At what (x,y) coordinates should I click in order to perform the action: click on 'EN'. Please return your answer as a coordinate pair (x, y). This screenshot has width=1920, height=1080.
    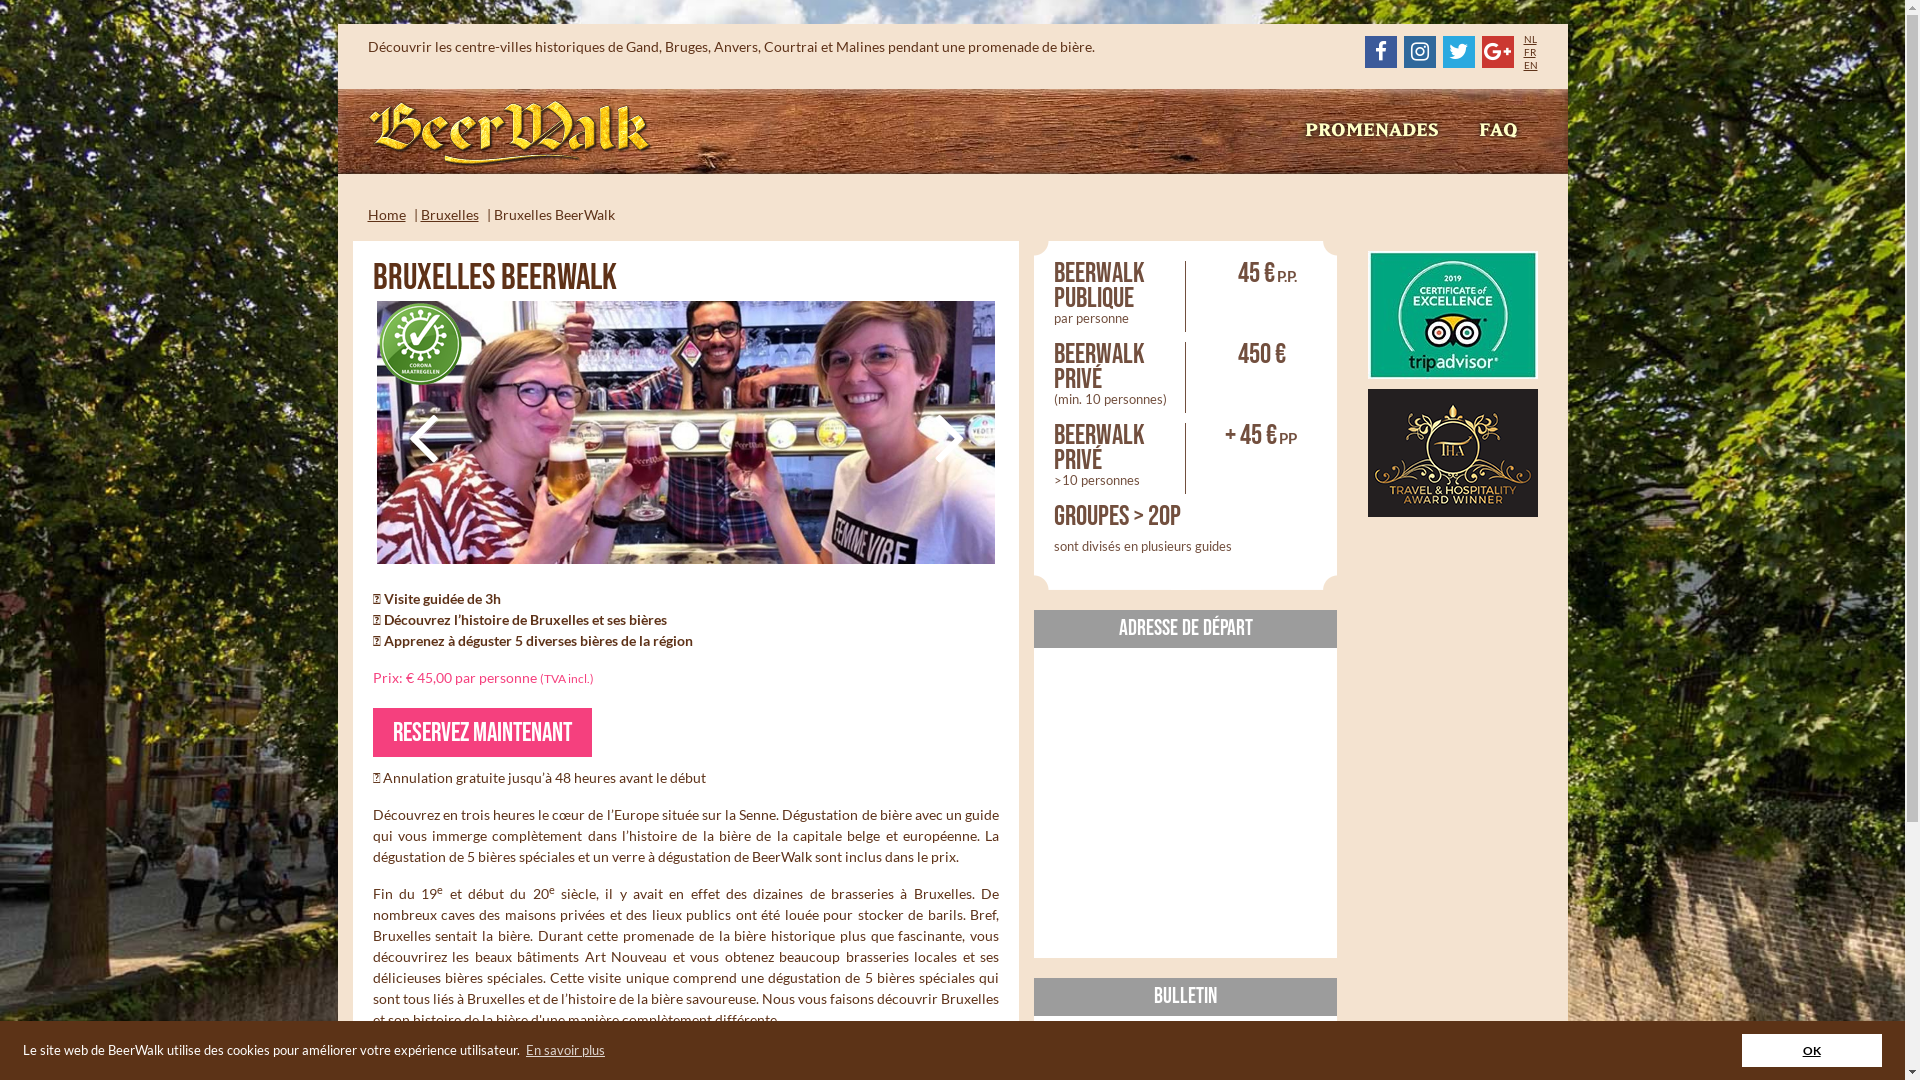
    Looking at the image, I should click on (1530, 64).